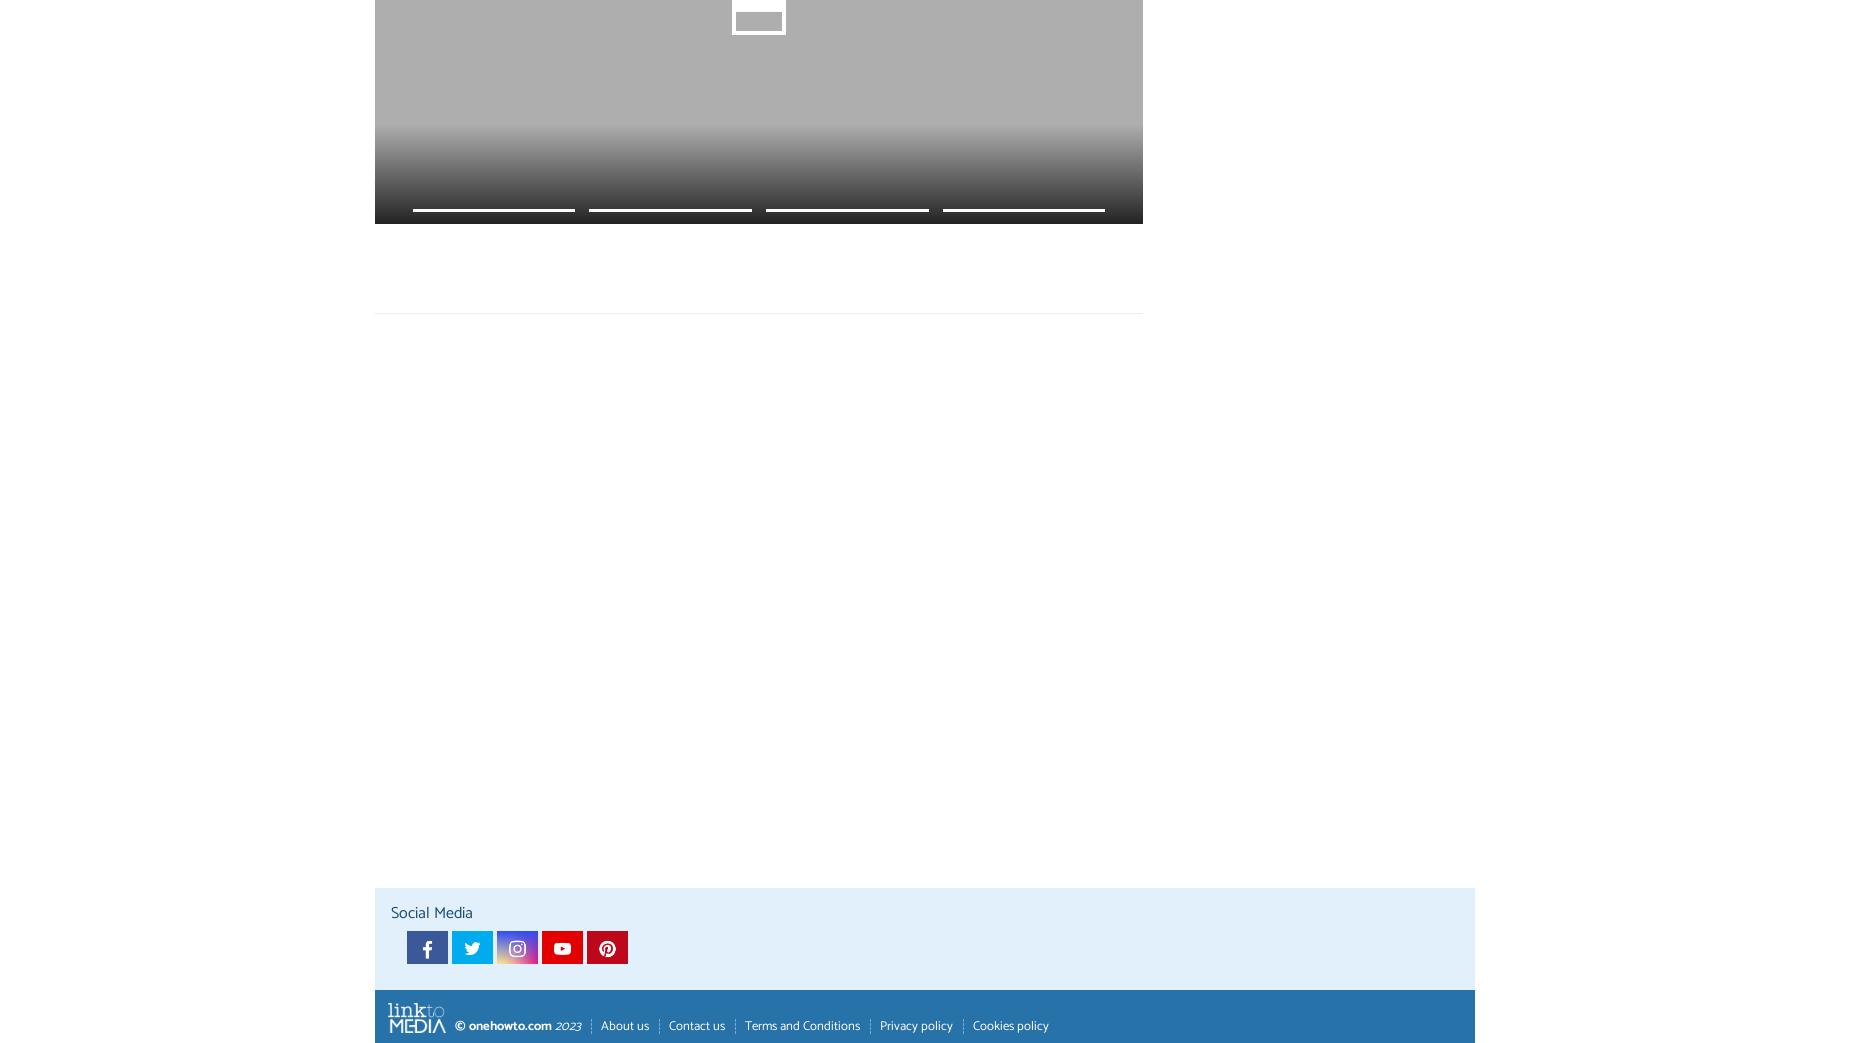 The width and height of the screenshot is (1850, 1043). I want to click on '© onehowto.com', so click(503, 1025).